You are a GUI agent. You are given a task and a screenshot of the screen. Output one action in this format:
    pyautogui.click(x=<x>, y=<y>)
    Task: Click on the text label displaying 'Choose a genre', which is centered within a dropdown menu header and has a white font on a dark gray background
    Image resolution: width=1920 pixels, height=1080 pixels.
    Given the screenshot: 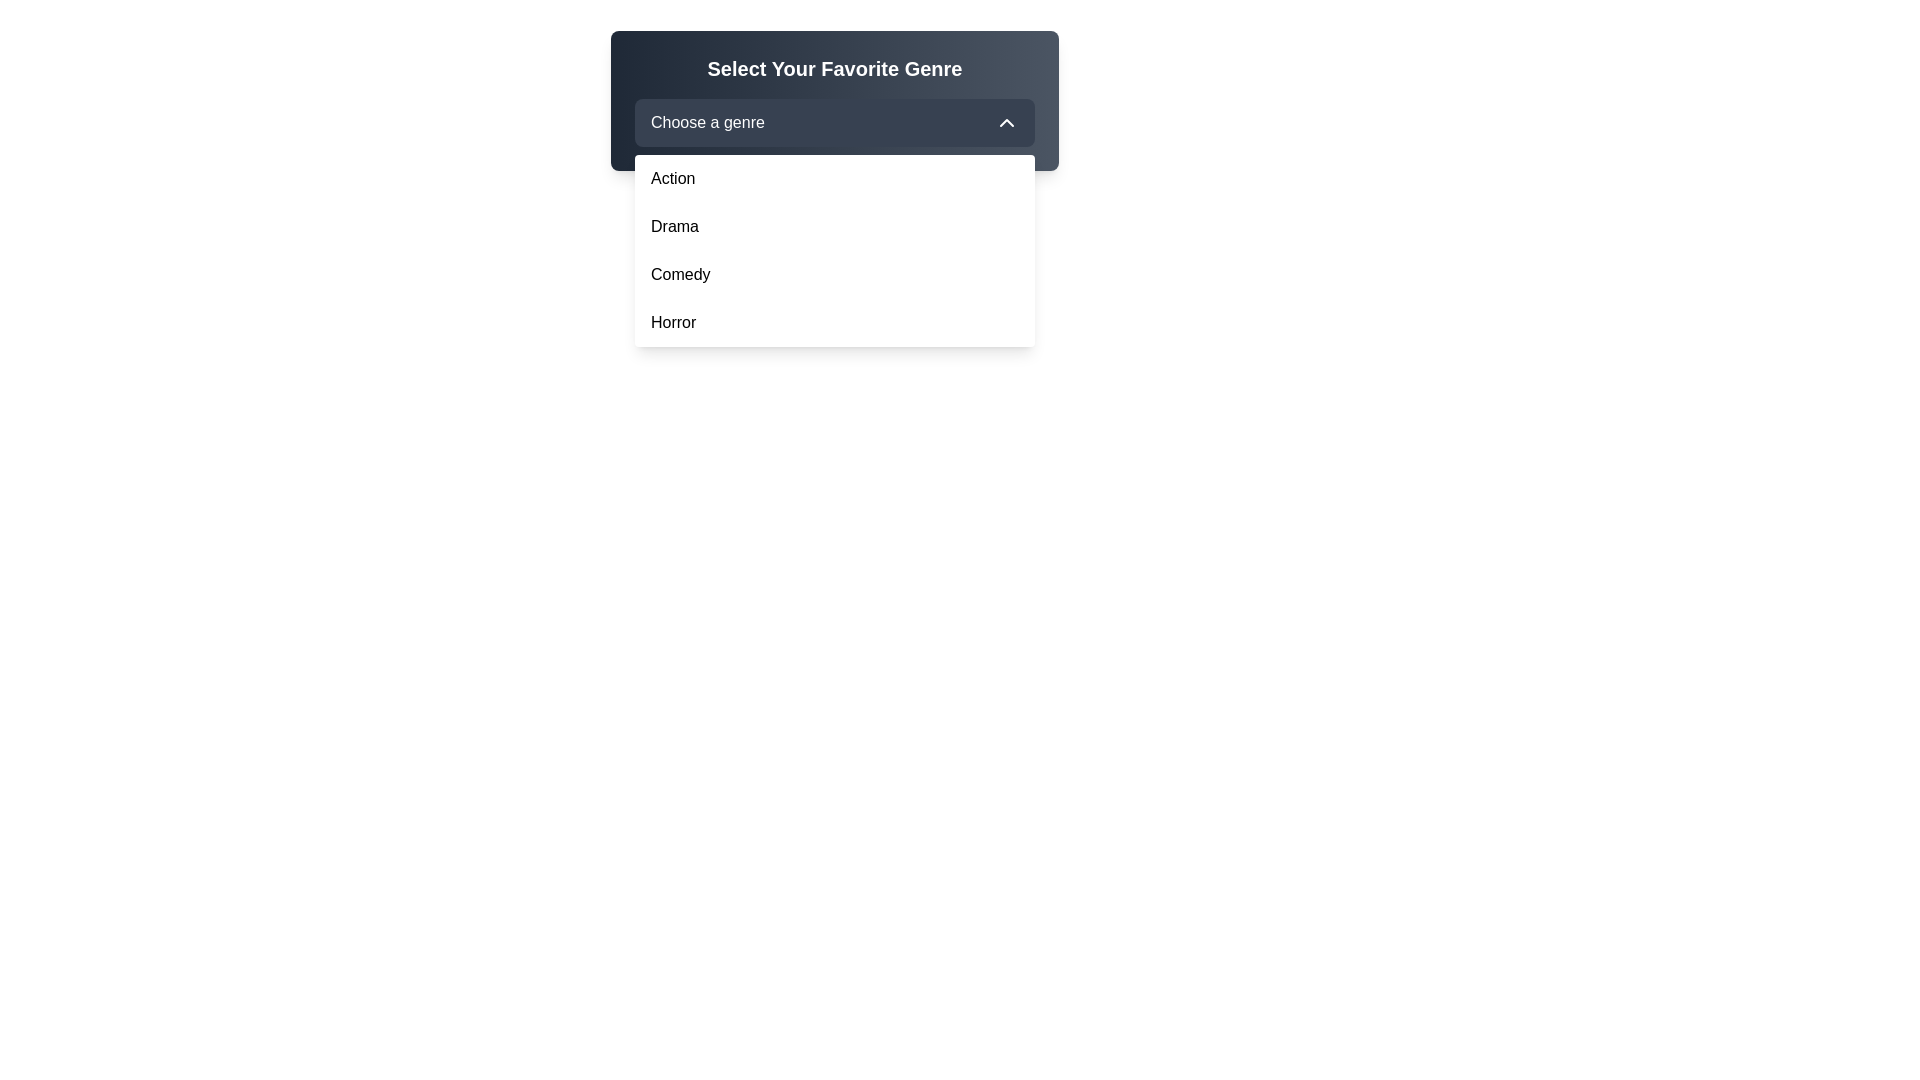 What is the action you would take?
    pyautogui.click(x=707, y=123)
    